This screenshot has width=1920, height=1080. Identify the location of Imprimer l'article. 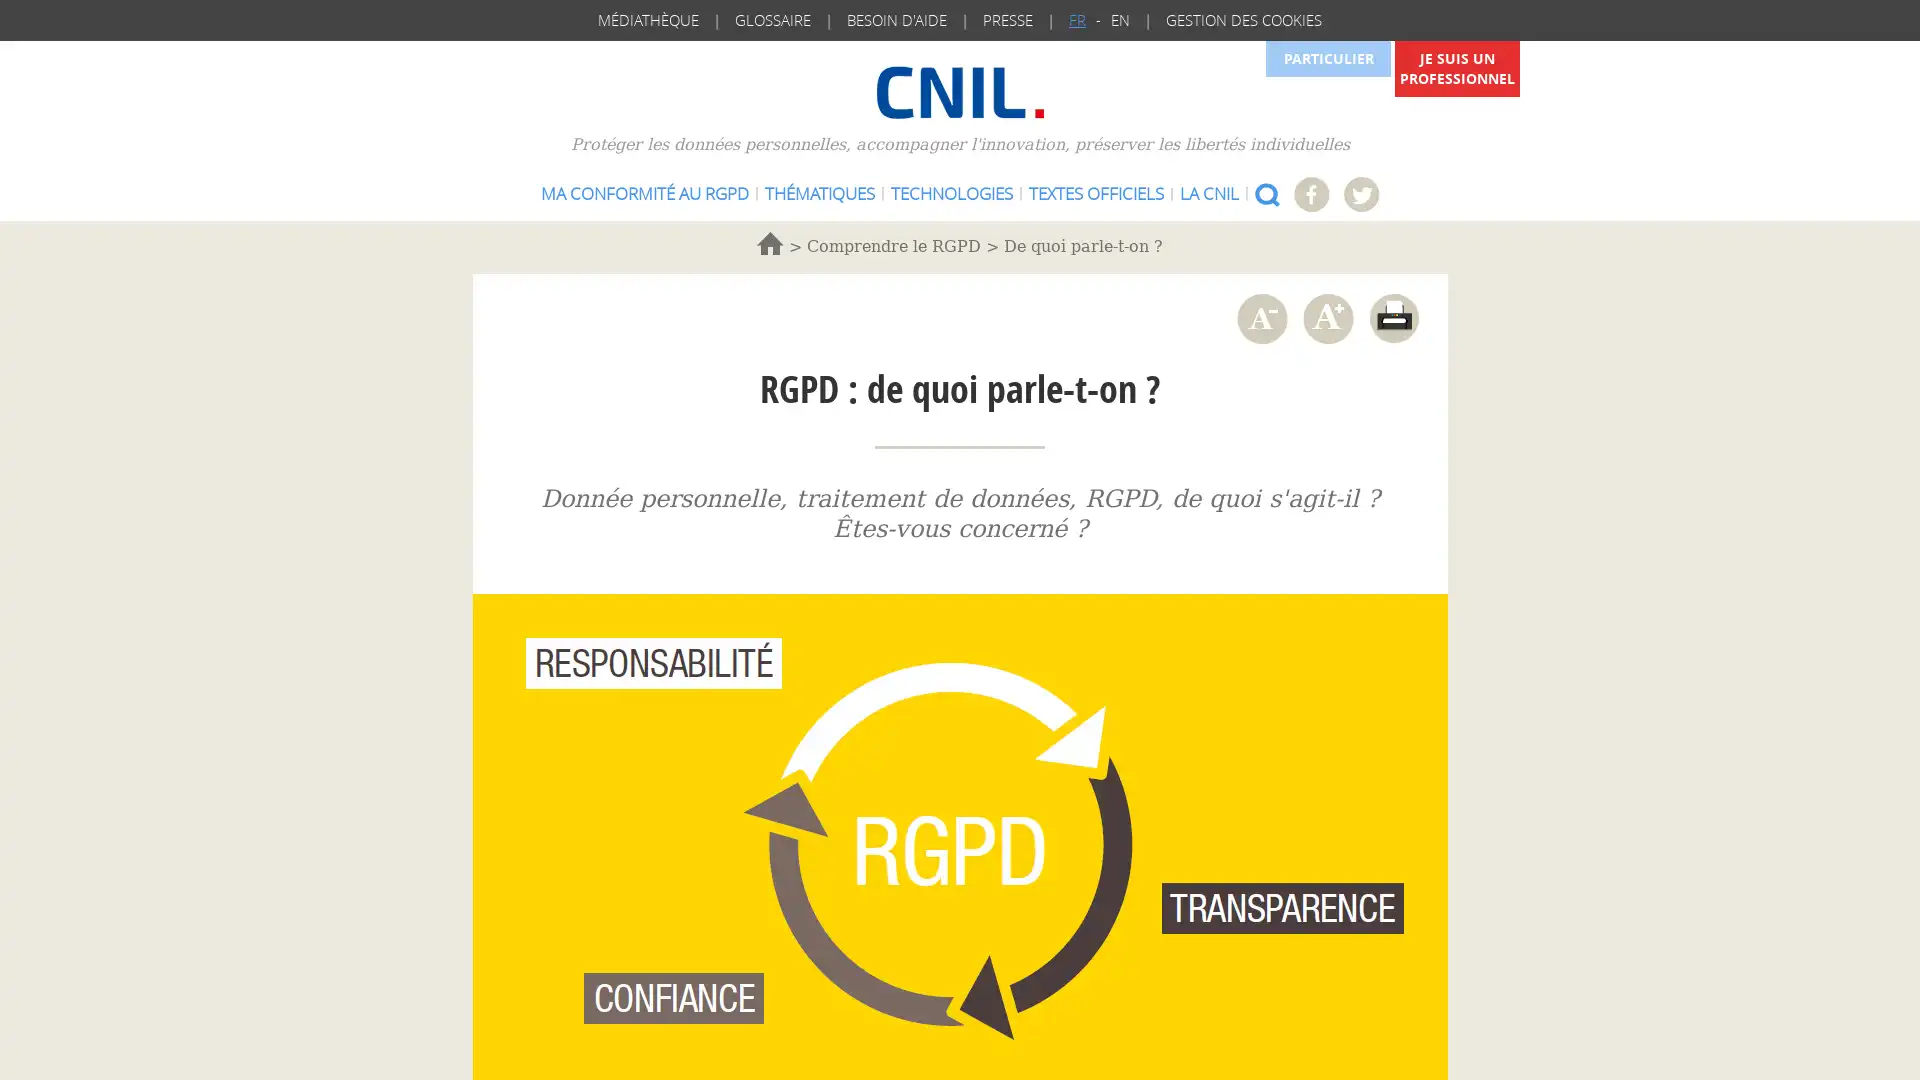
(1392, 317).